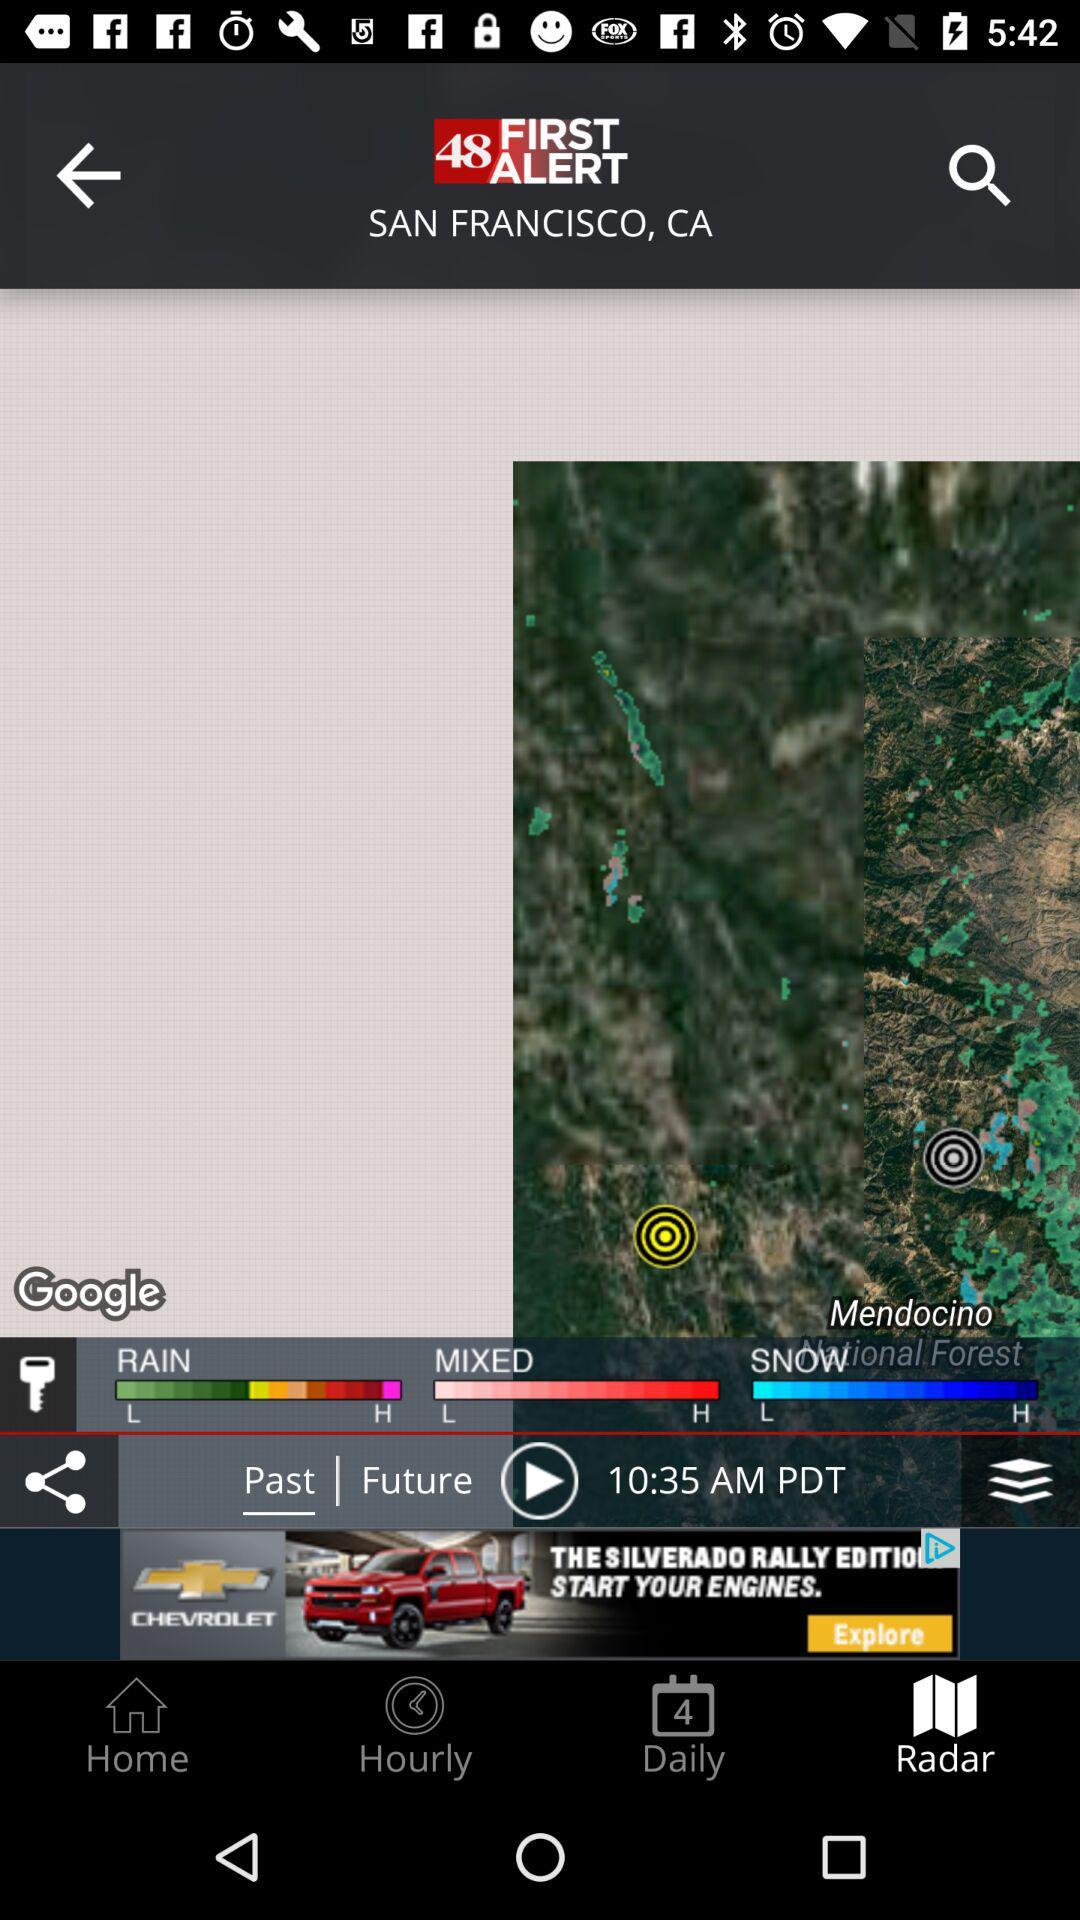  I want to click on hourly icon, so click(413, 1726).